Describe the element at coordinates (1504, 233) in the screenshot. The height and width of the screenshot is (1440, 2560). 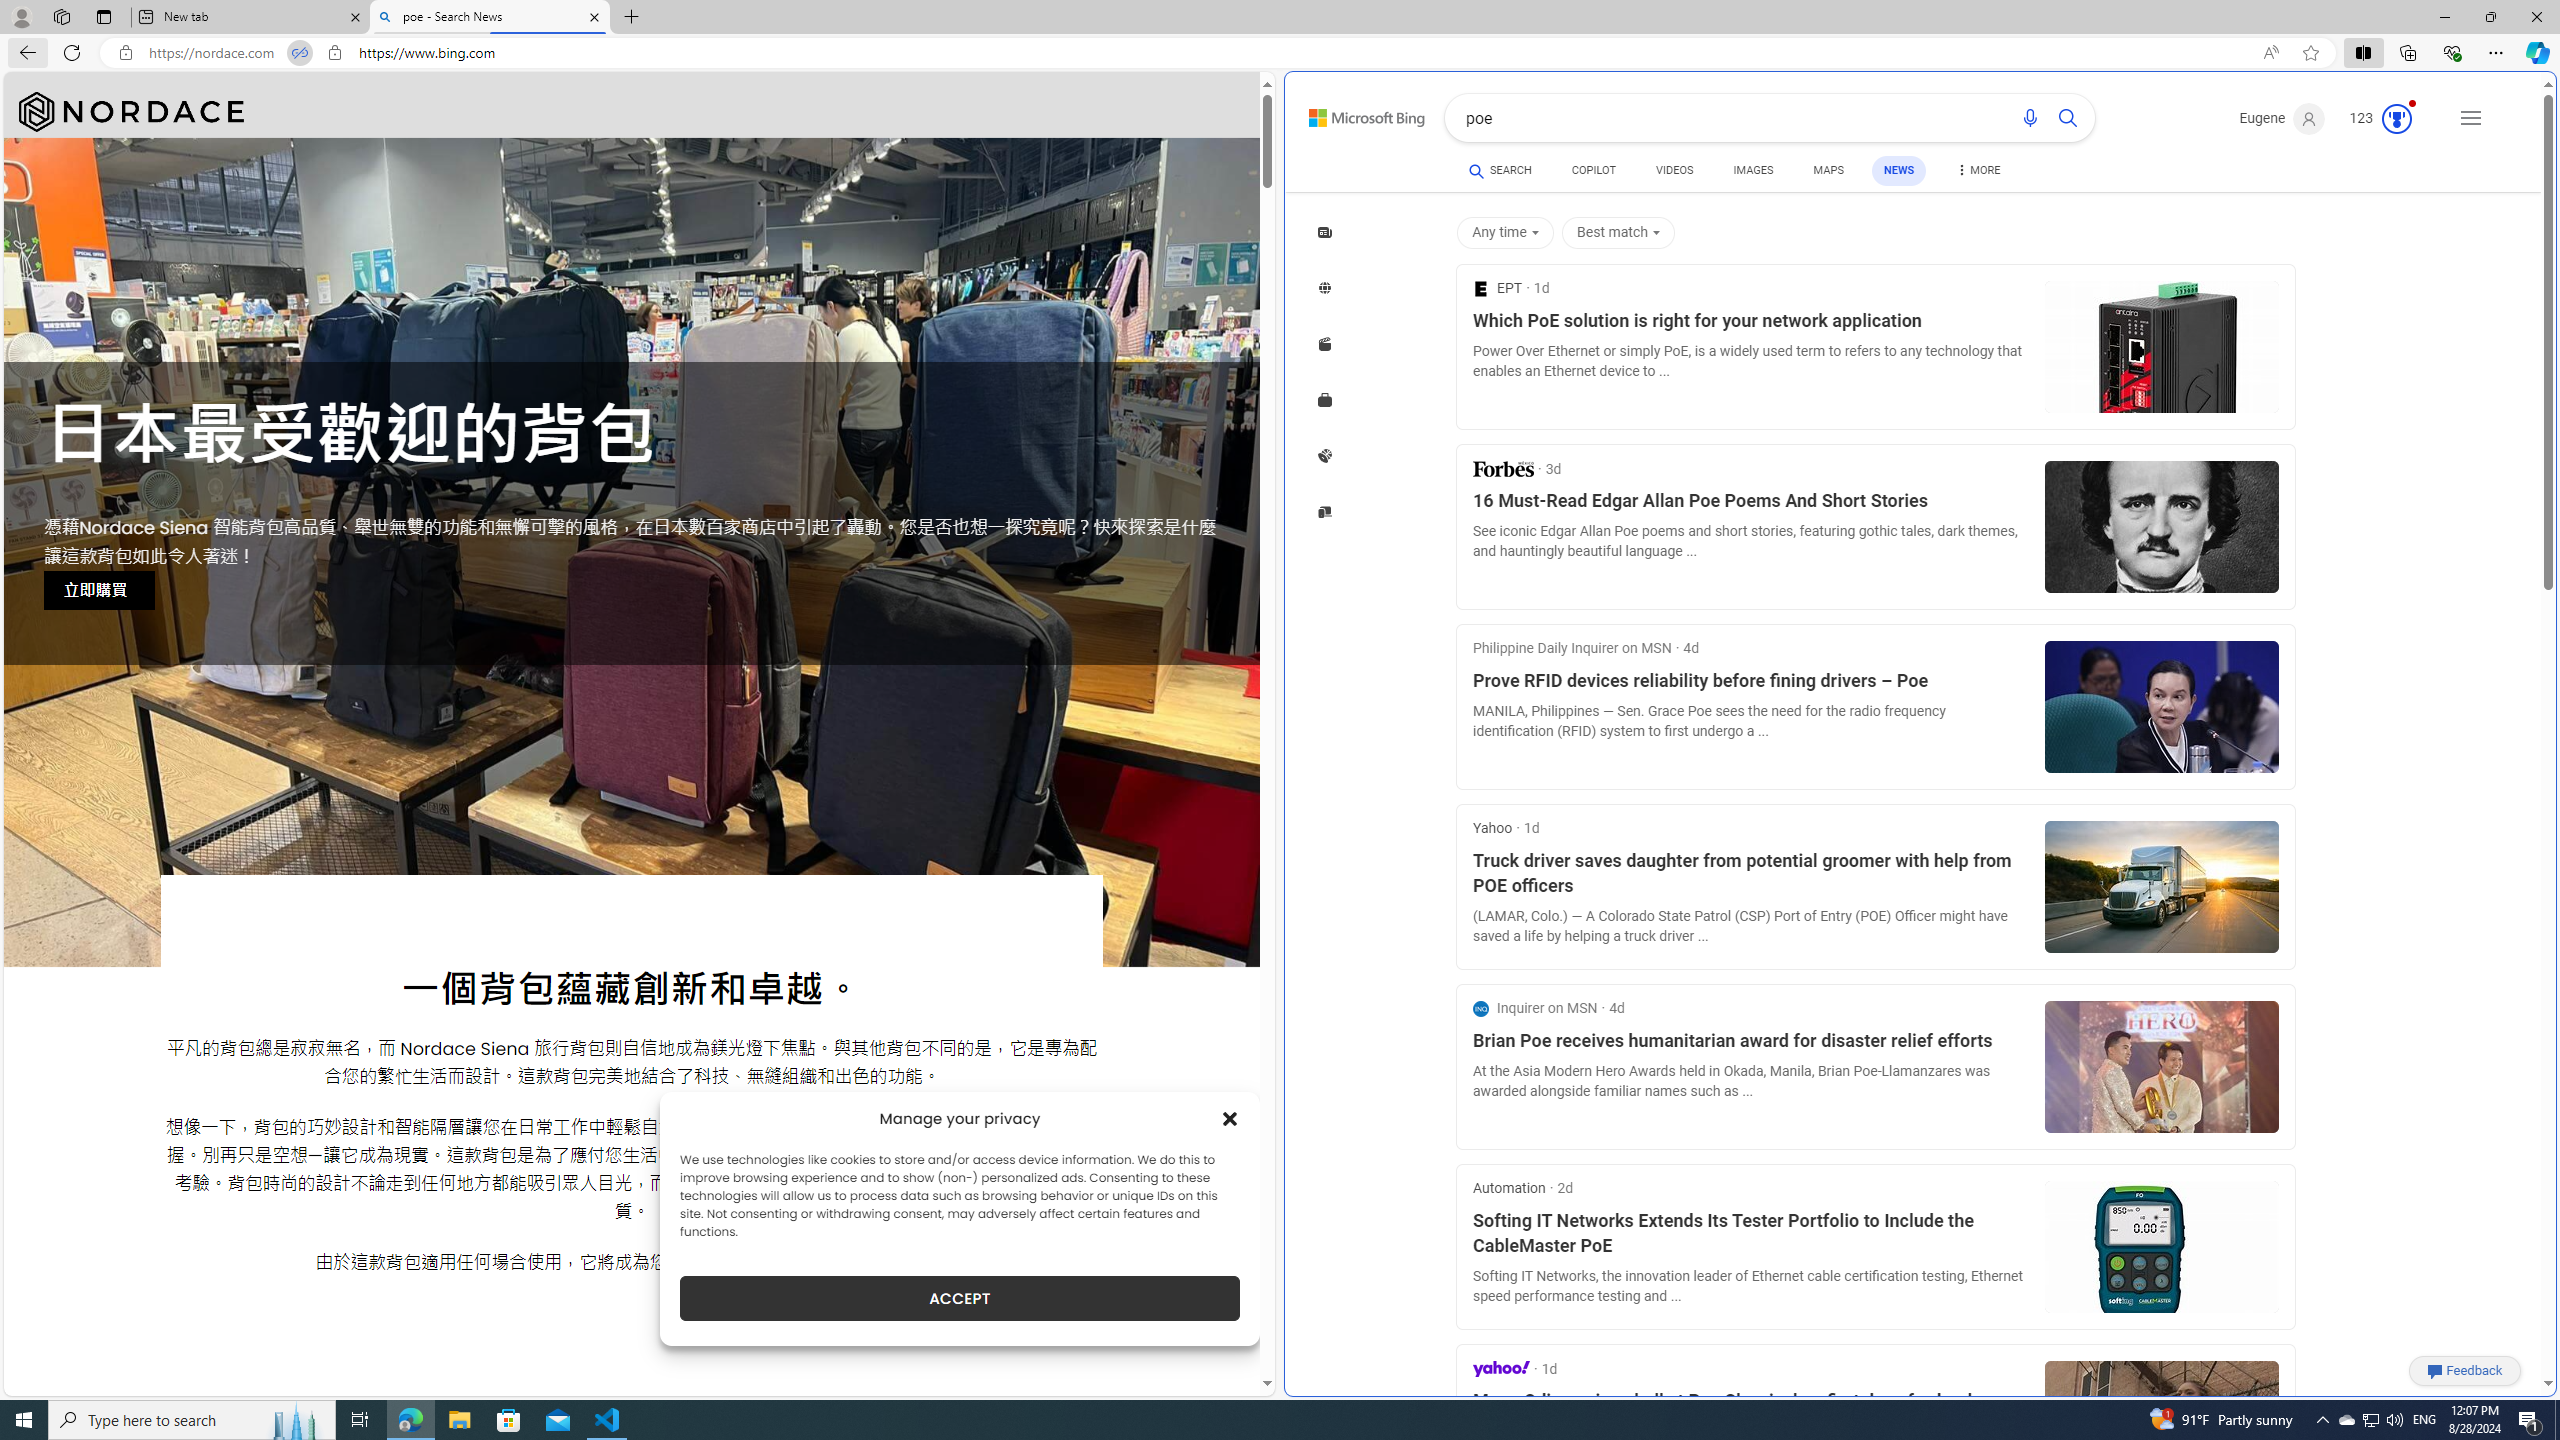
I see `'Any time'` at that location.